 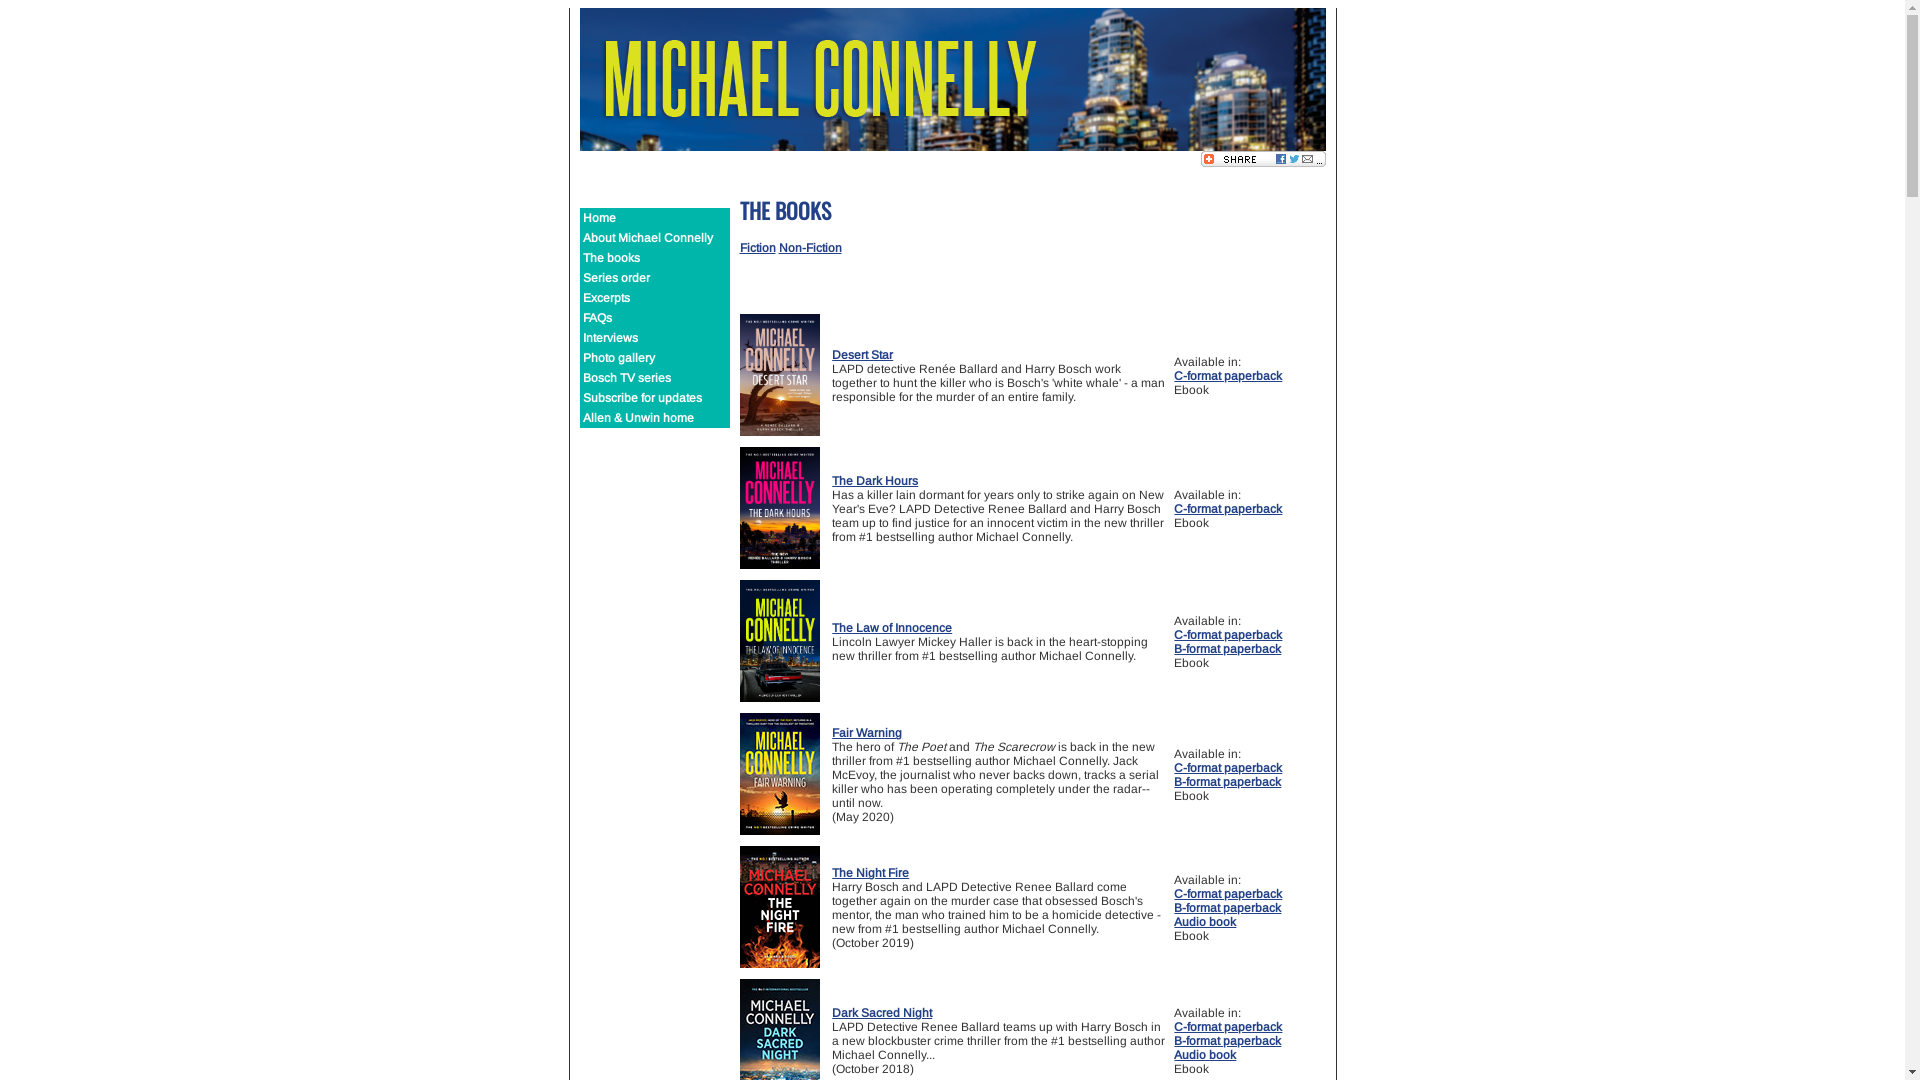 I want to click on 'Dark Sacred Night', so click(x=831, y=1013).